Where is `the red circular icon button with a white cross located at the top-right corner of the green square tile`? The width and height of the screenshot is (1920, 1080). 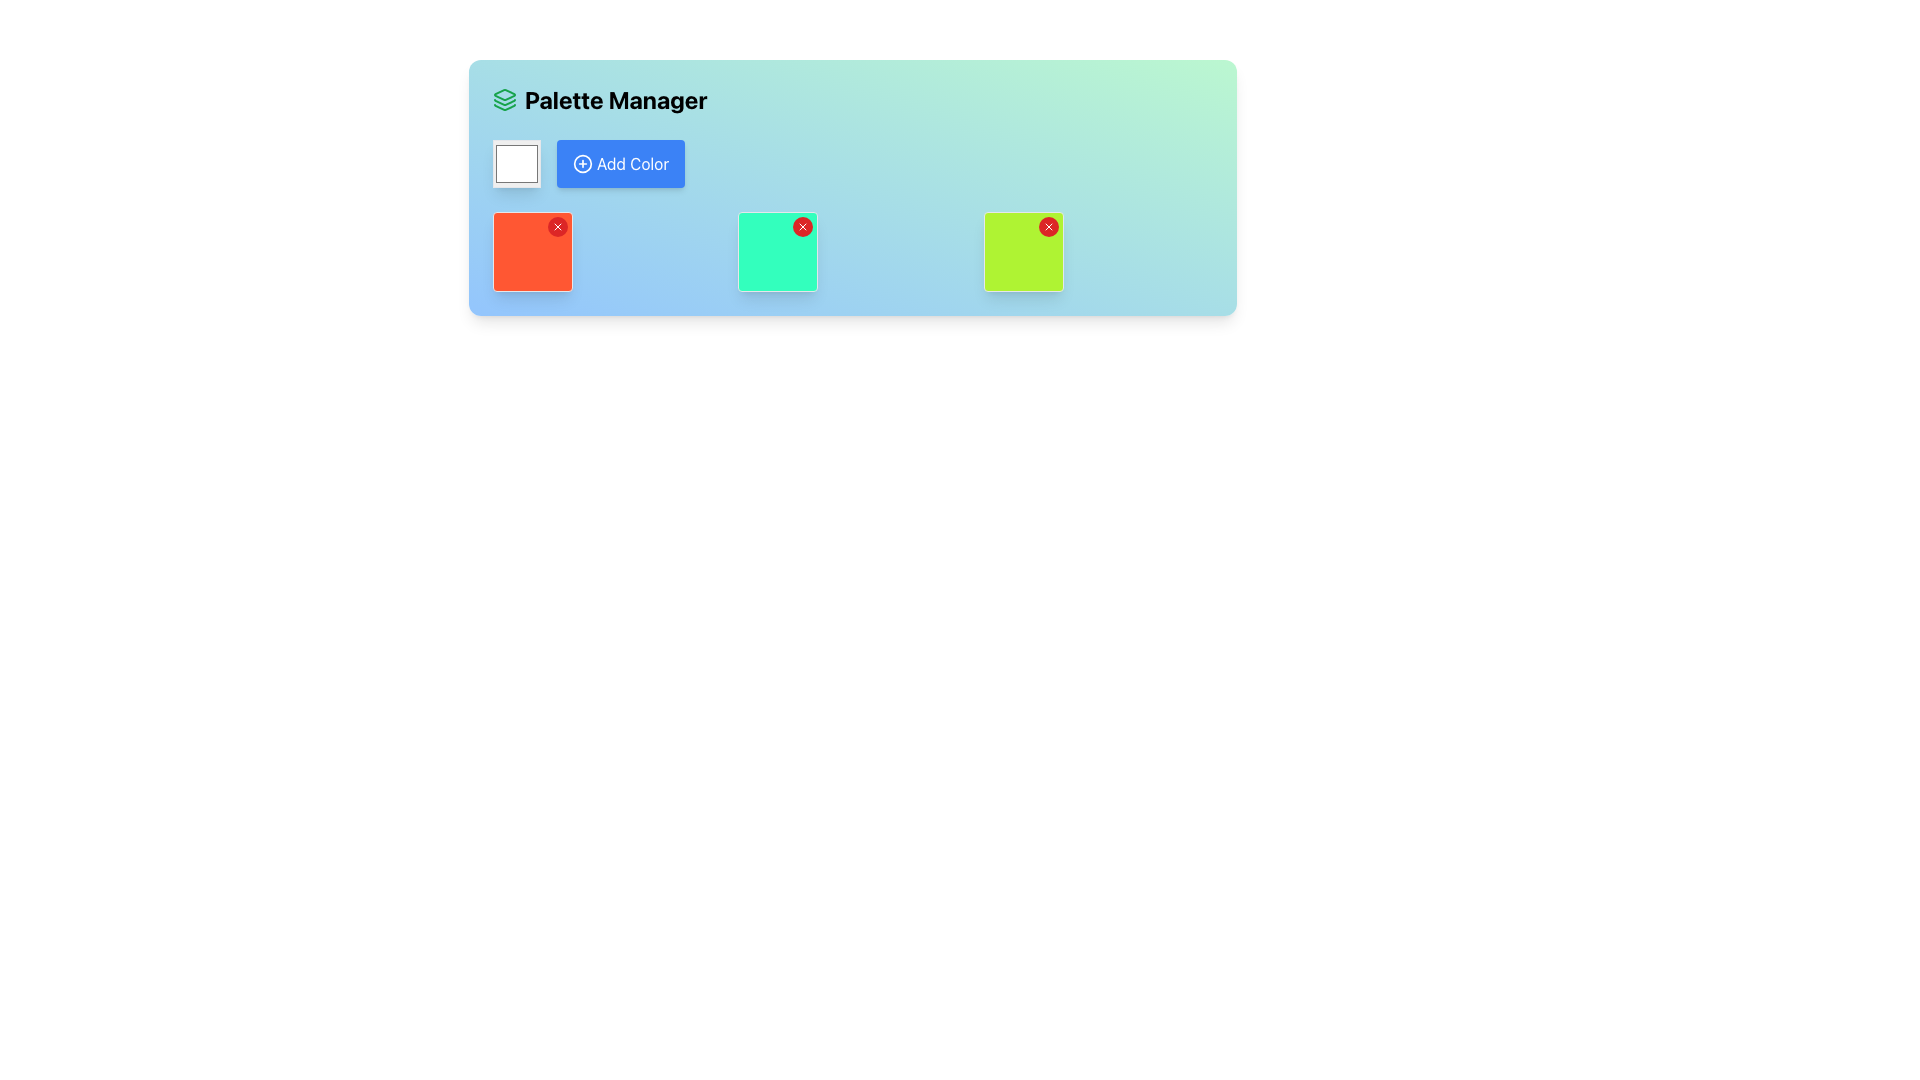
the red circular icon button with a white cross located at the top-right corner of the green square tile is located at coordinates (803, 226).